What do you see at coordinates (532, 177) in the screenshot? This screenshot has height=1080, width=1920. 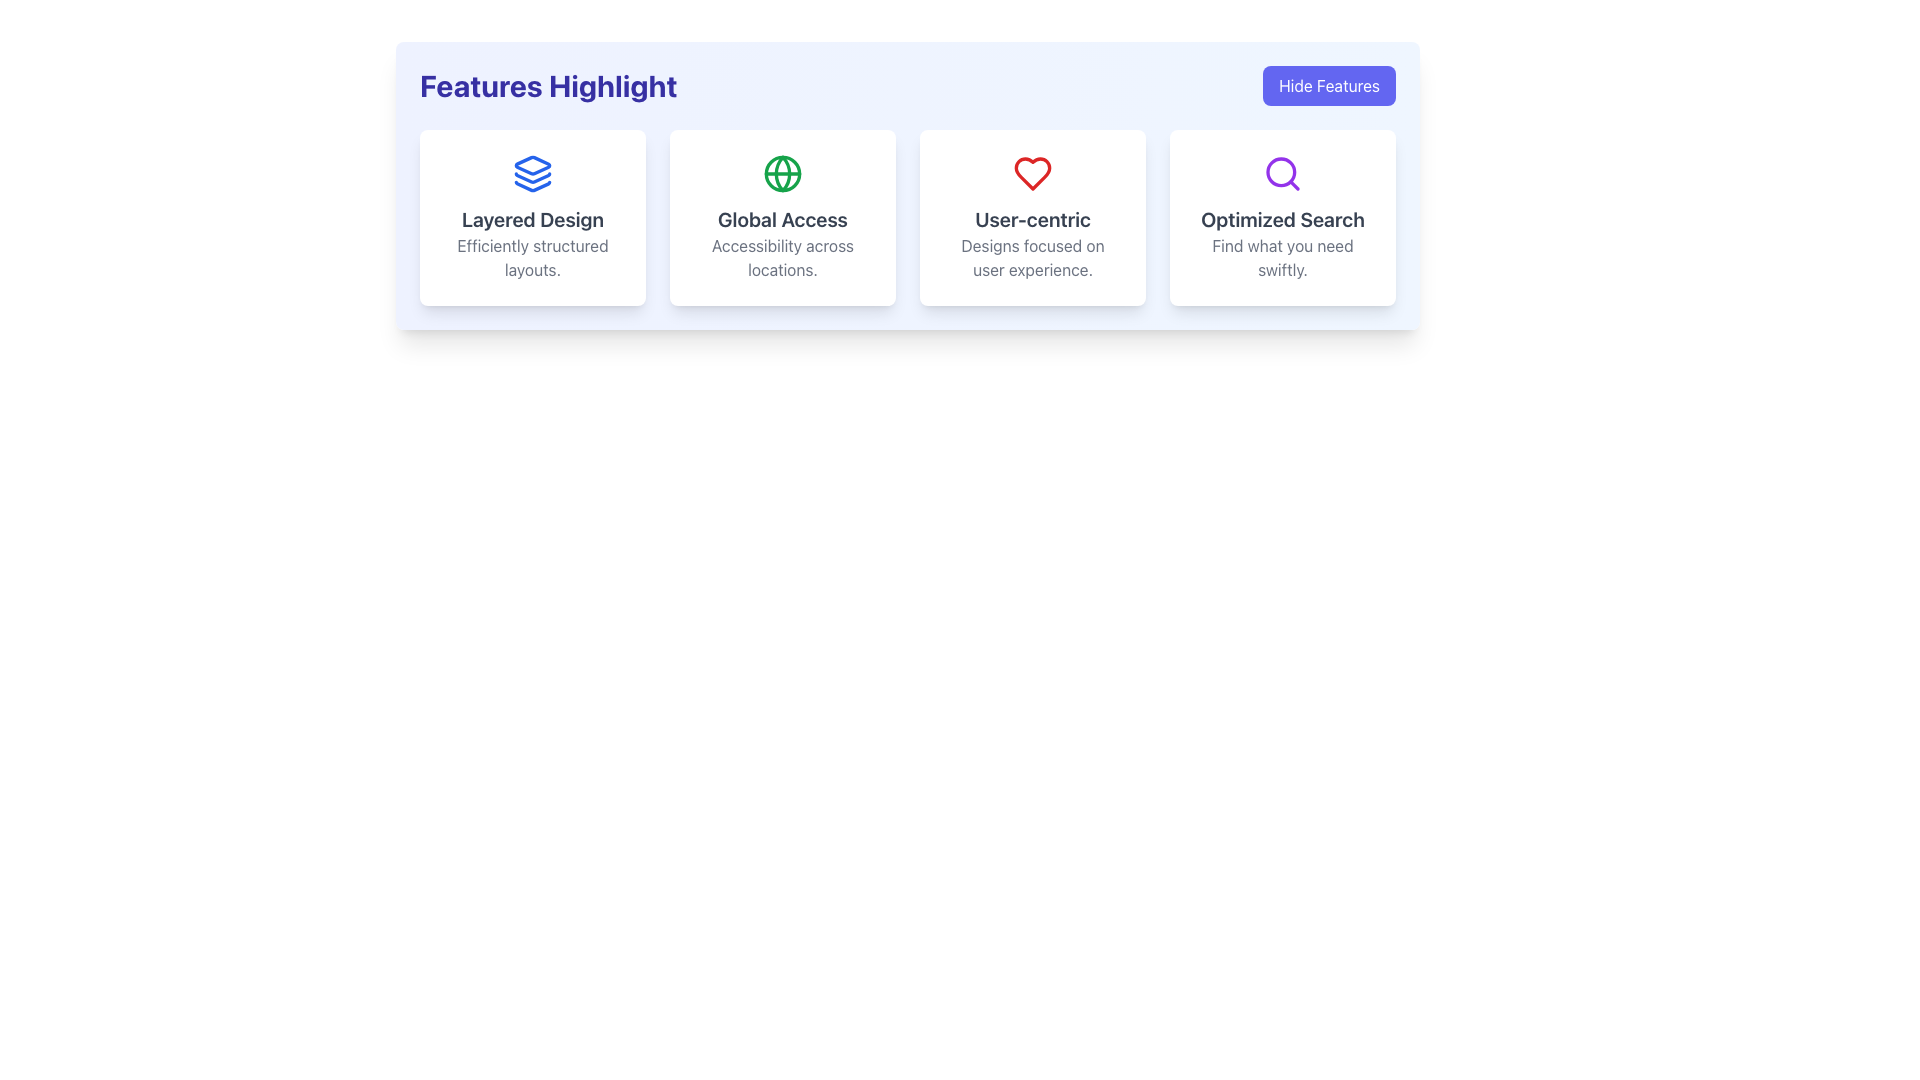 I see `the layered design feature icon located in the first card of the 'Features Highlight' section, which is the middle of three blue shapes` at bounding box center [532, 177].